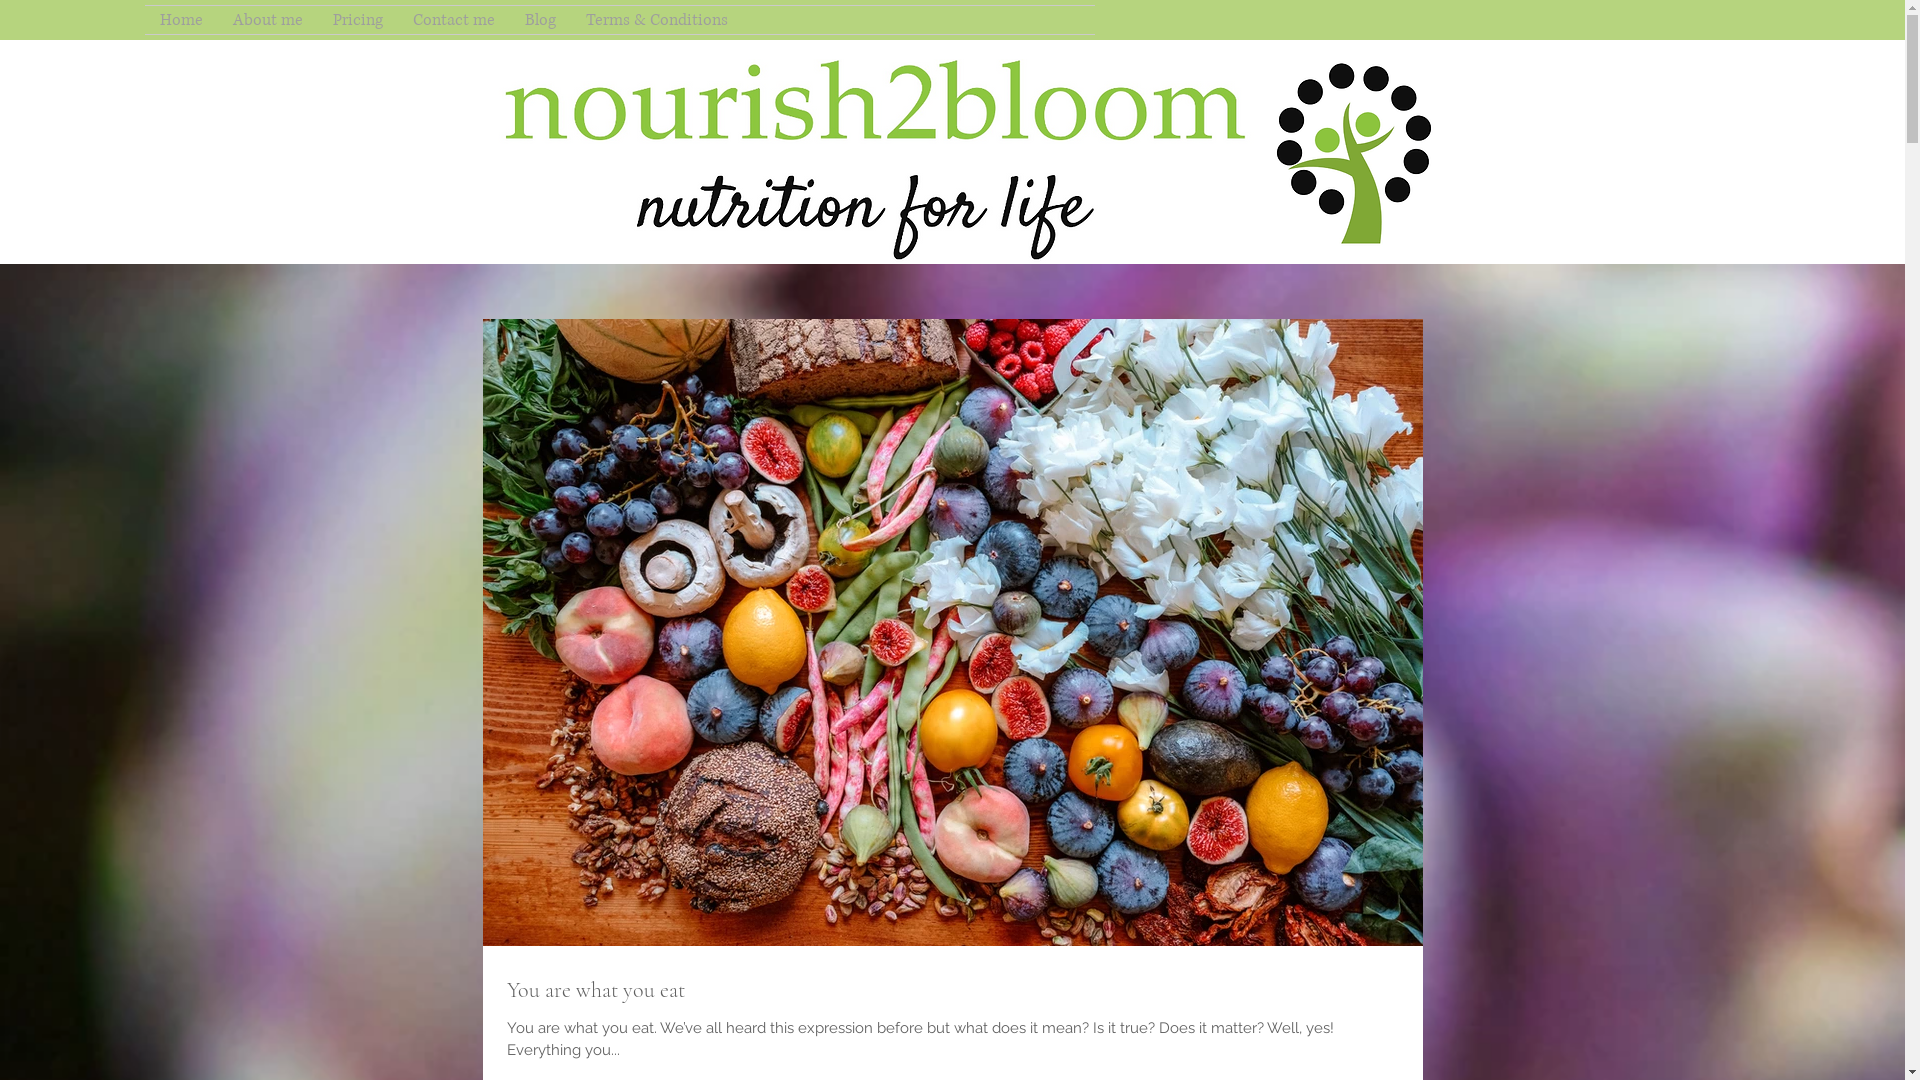 This screenshot has height=1080, width=1920. I want to click on 'About me', so click(267, 19).